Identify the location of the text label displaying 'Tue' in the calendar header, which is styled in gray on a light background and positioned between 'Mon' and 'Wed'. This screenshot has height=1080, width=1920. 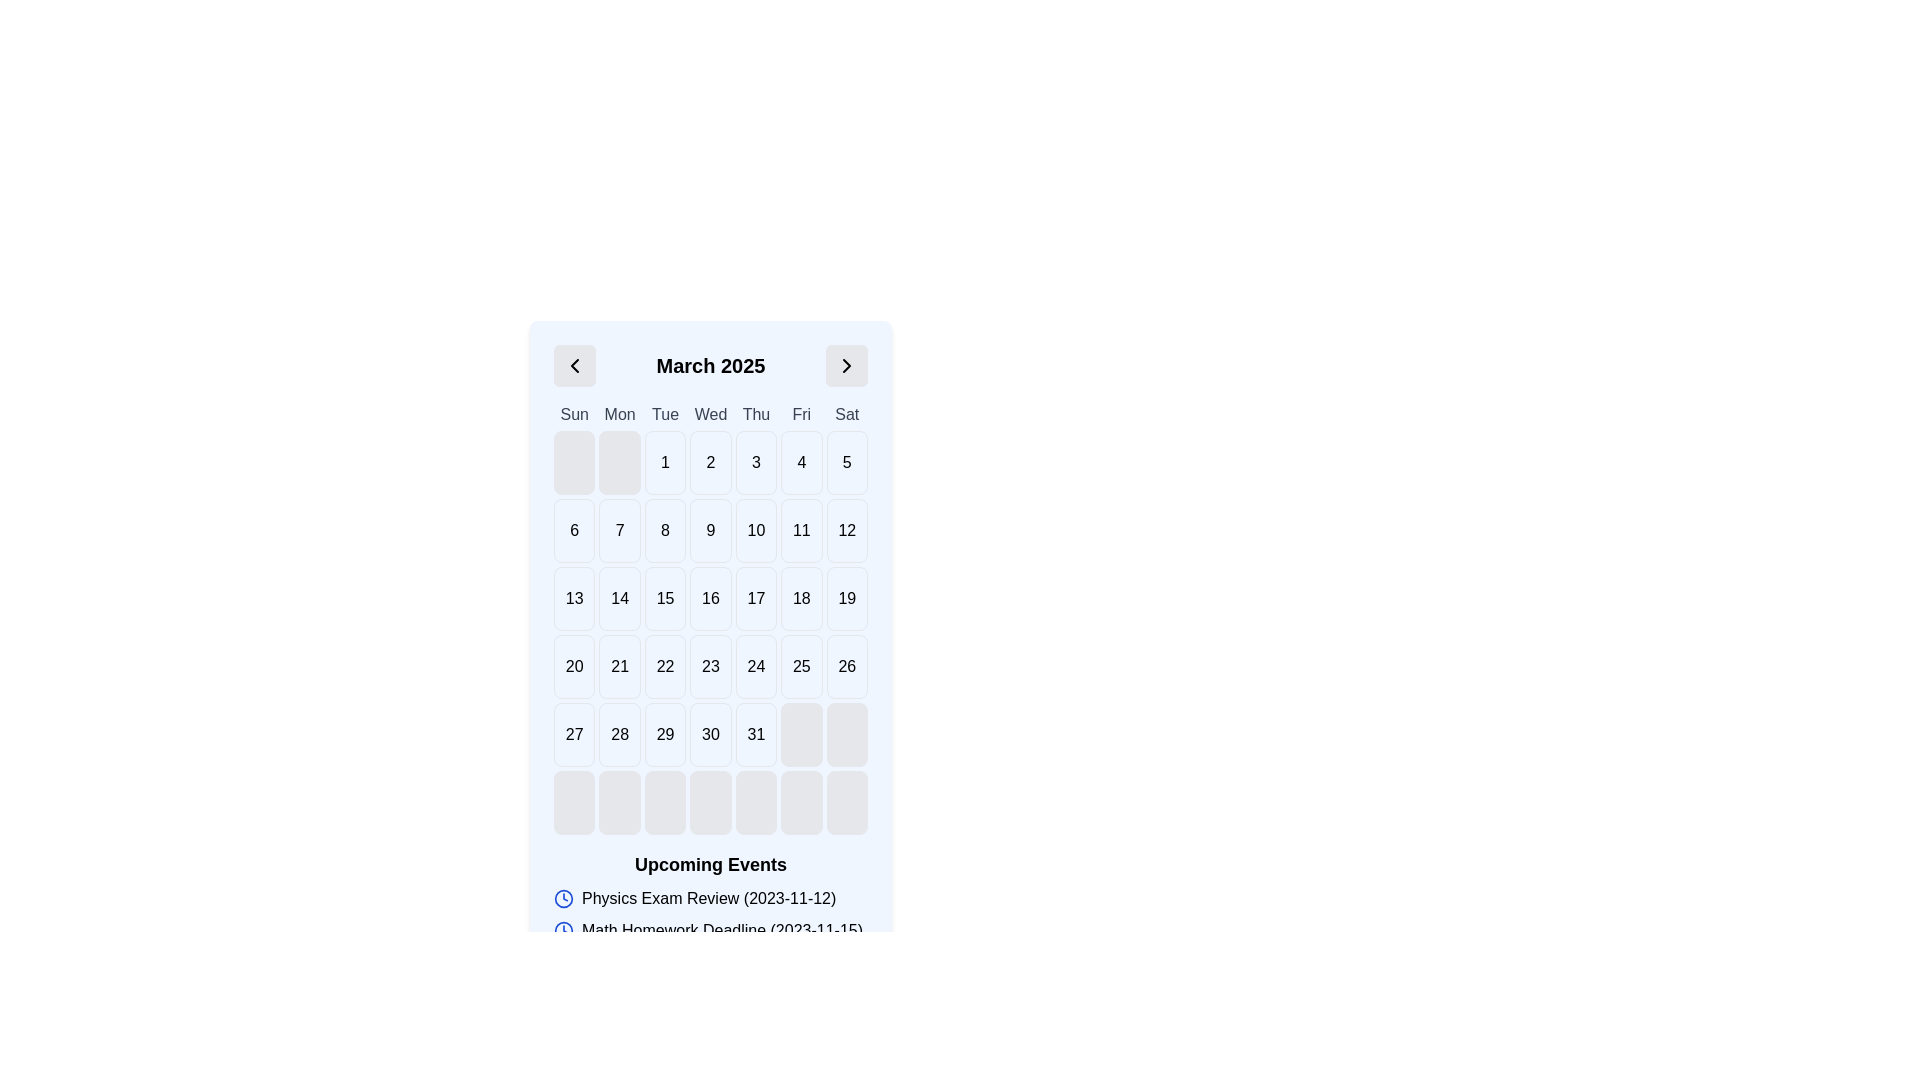
(665, 414).